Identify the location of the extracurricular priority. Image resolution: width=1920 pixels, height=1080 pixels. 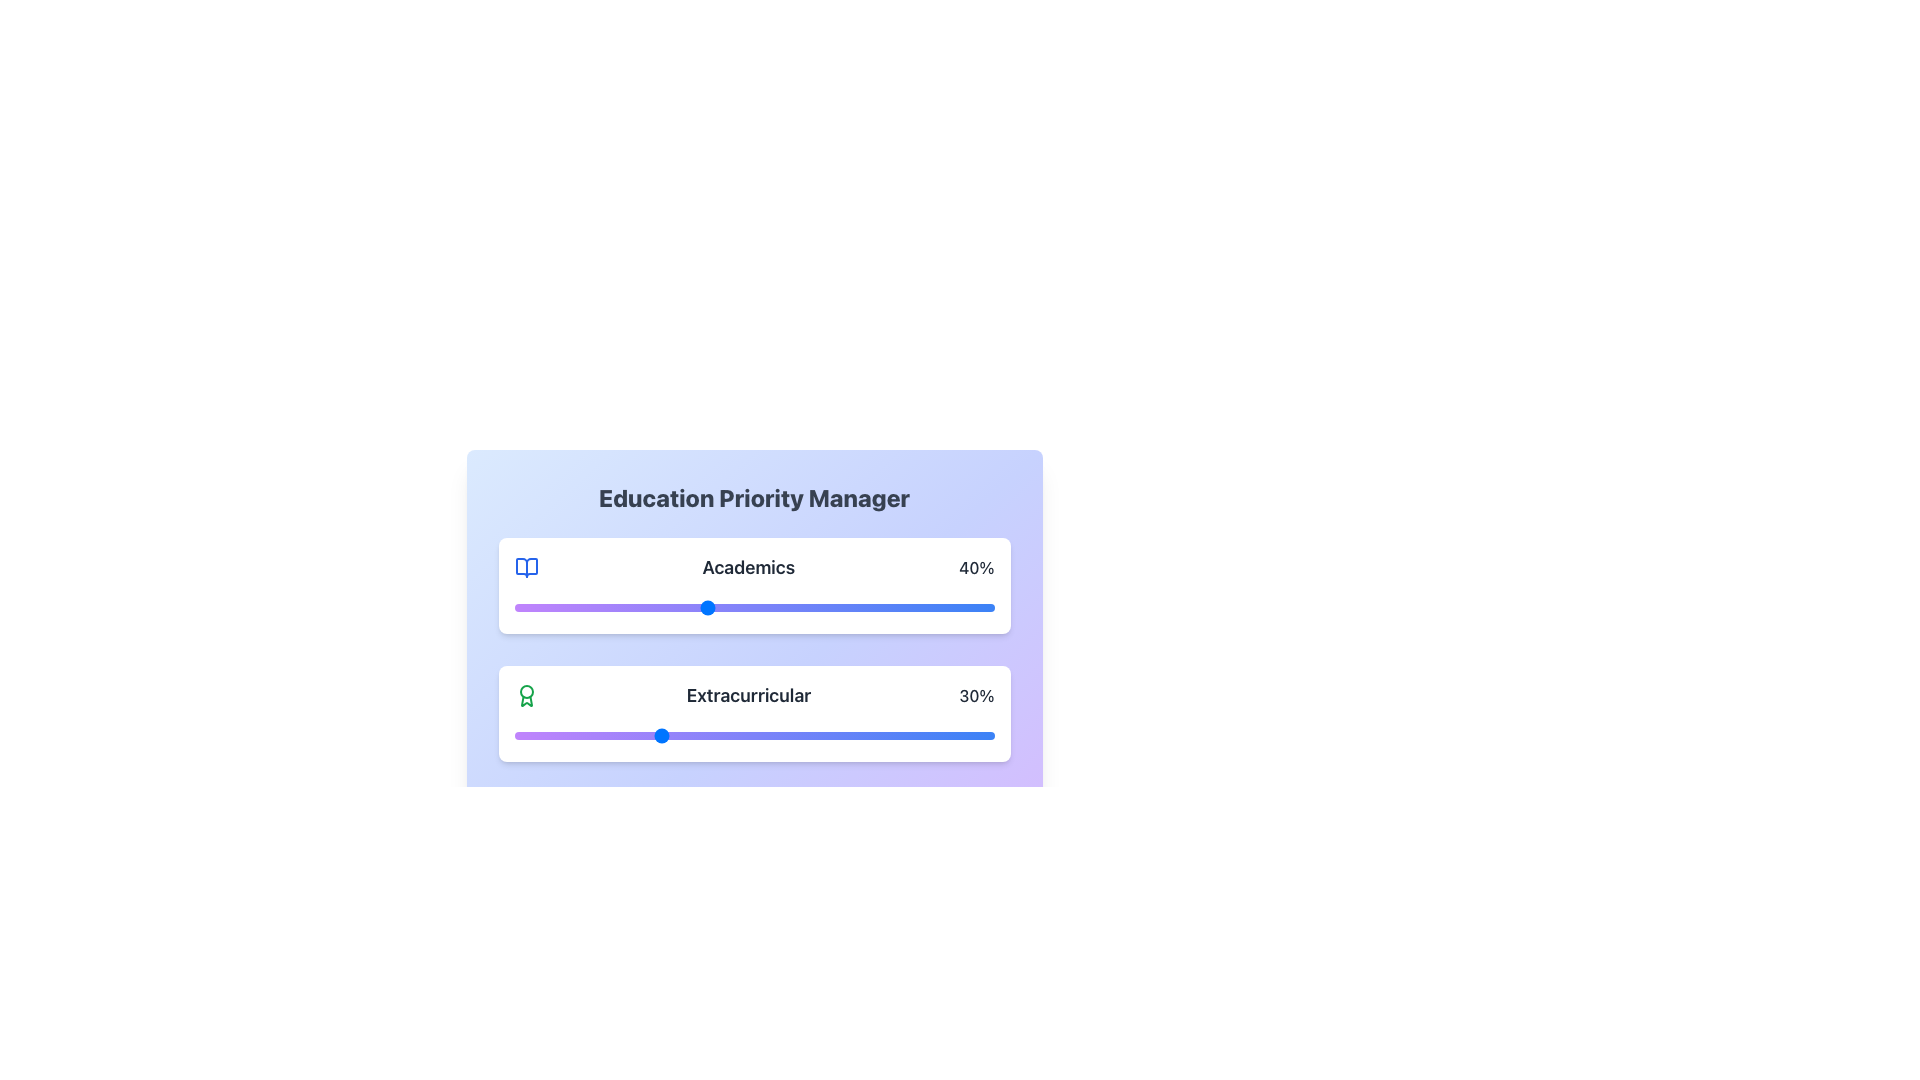
(614, 863).